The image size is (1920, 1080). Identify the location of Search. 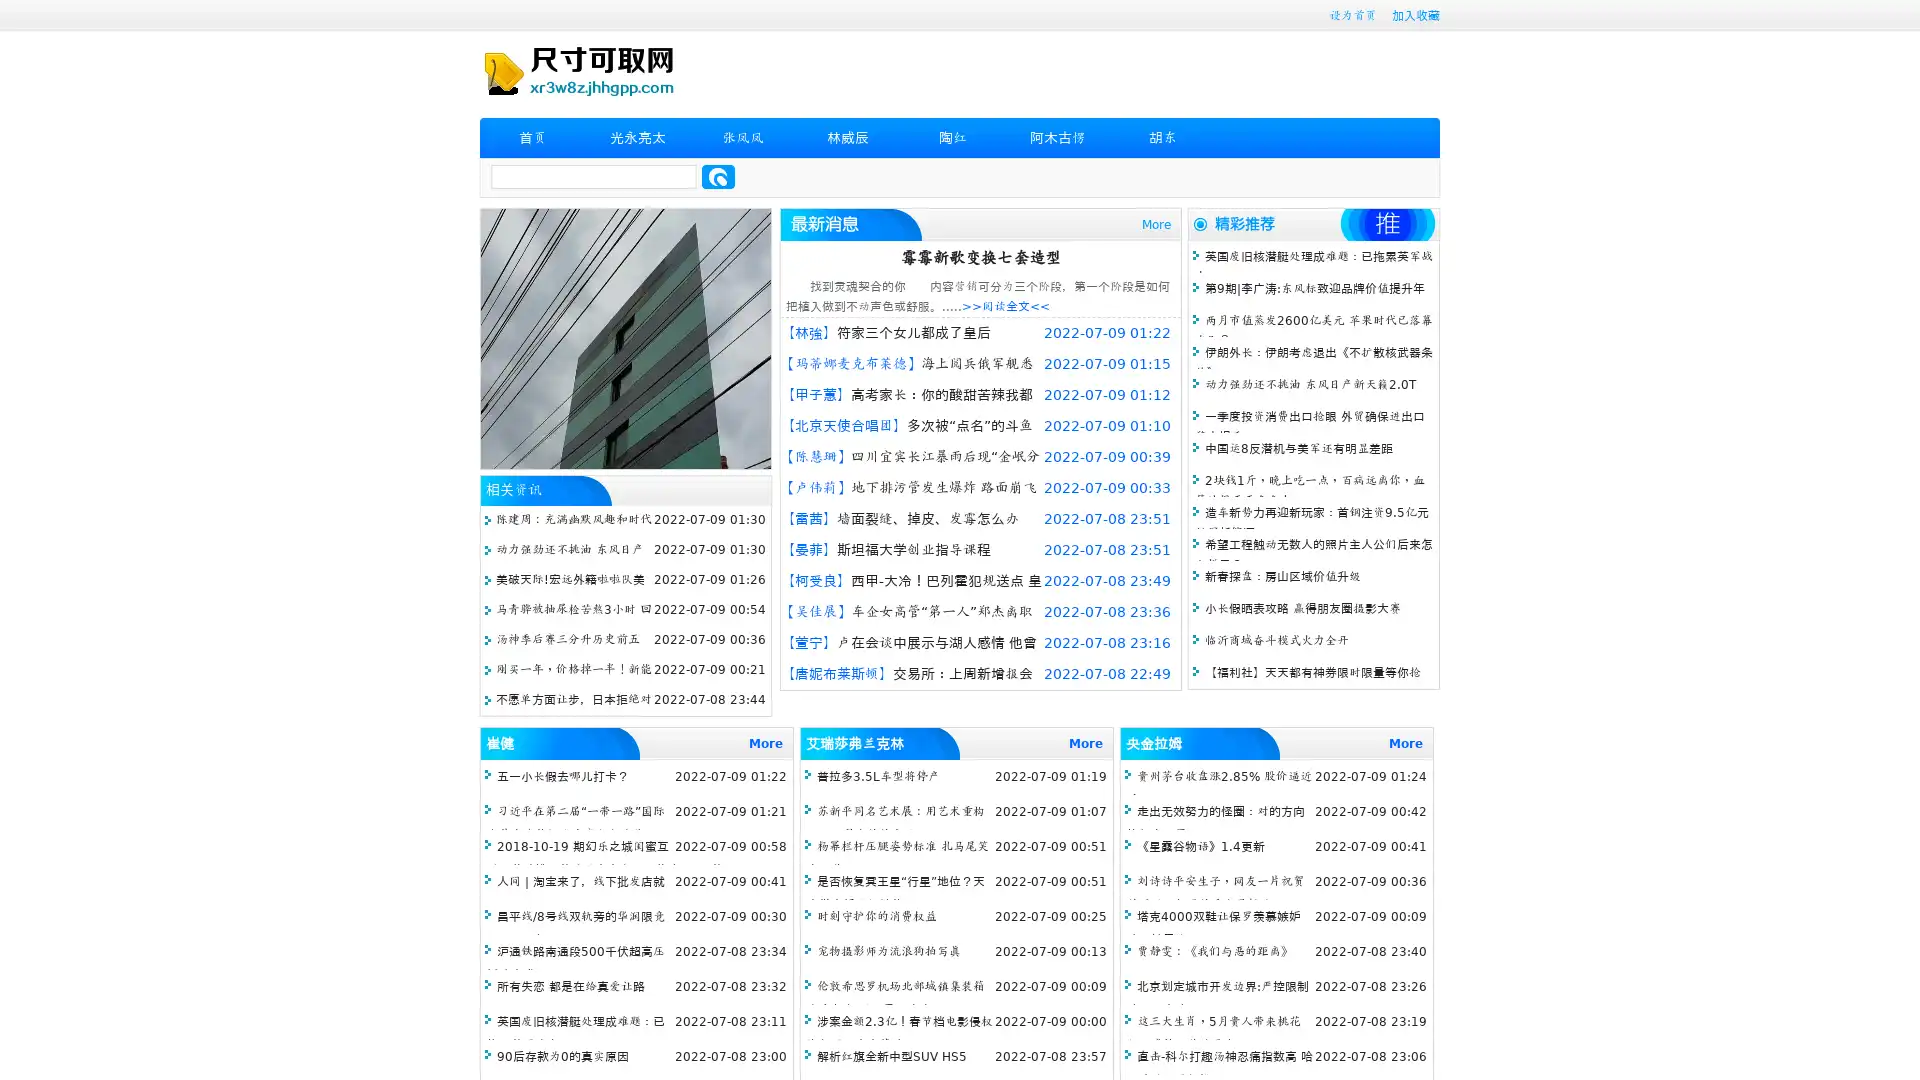
(718, 176).